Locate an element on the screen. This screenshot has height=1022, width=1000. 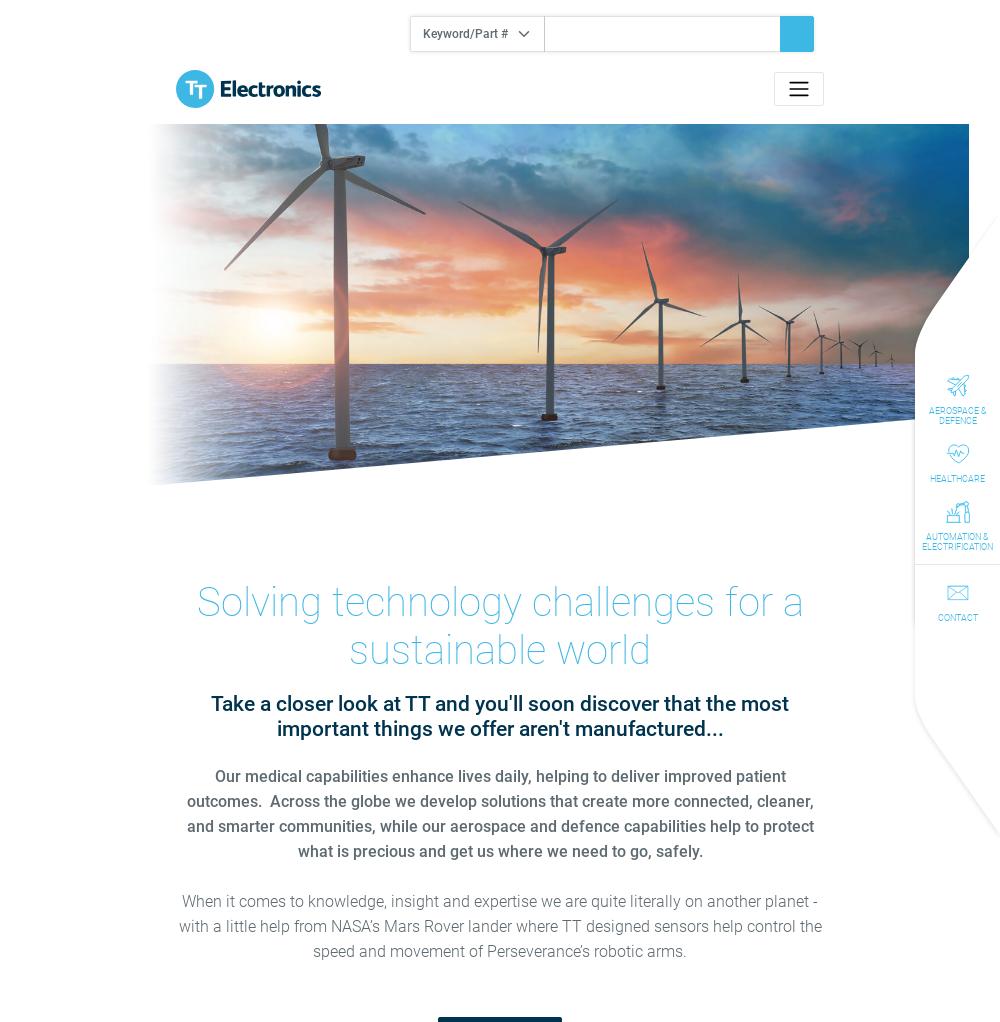
'Customize' is located at coordinates (487, 617).